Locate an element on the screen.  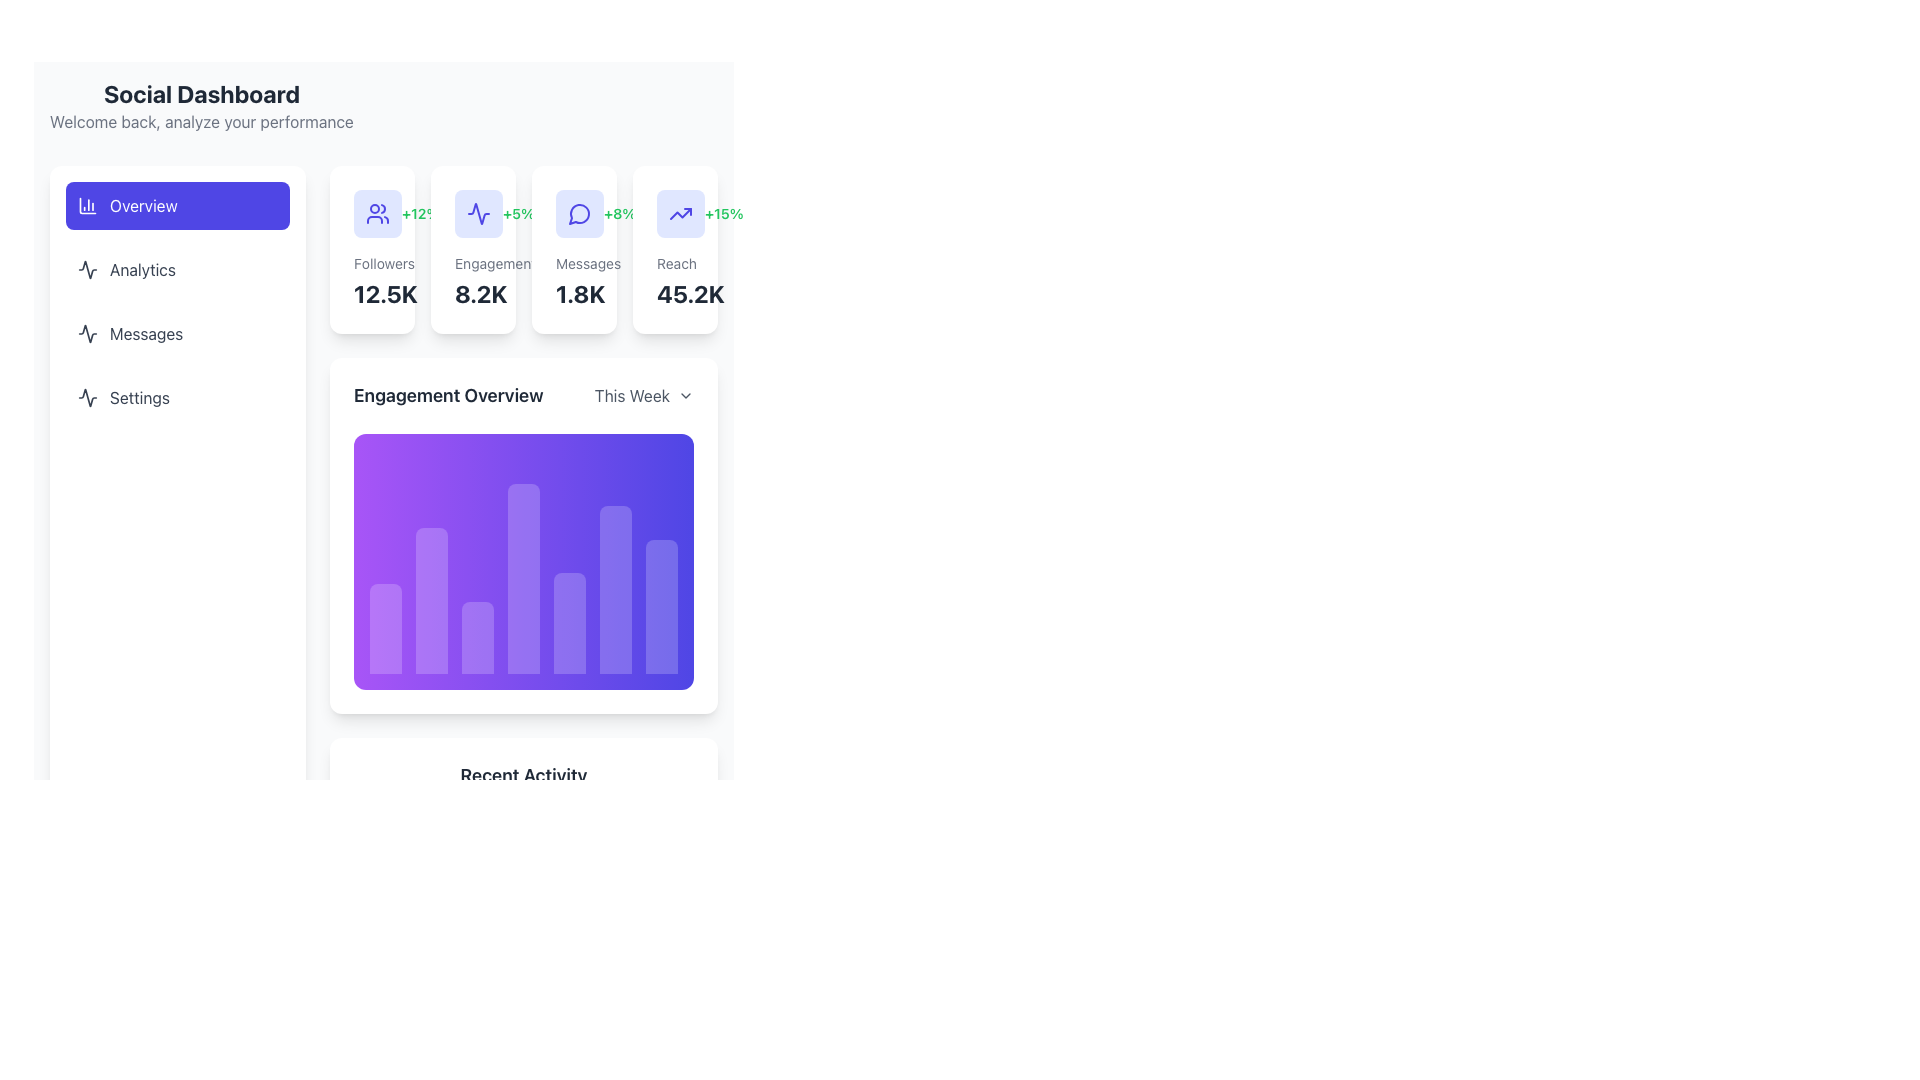
the first vertical rectangular bar with a rounded top in the 'Engagement Overview' chart, which is white with slight opacity and positioned to the far left is located at coordinates (385, 627).